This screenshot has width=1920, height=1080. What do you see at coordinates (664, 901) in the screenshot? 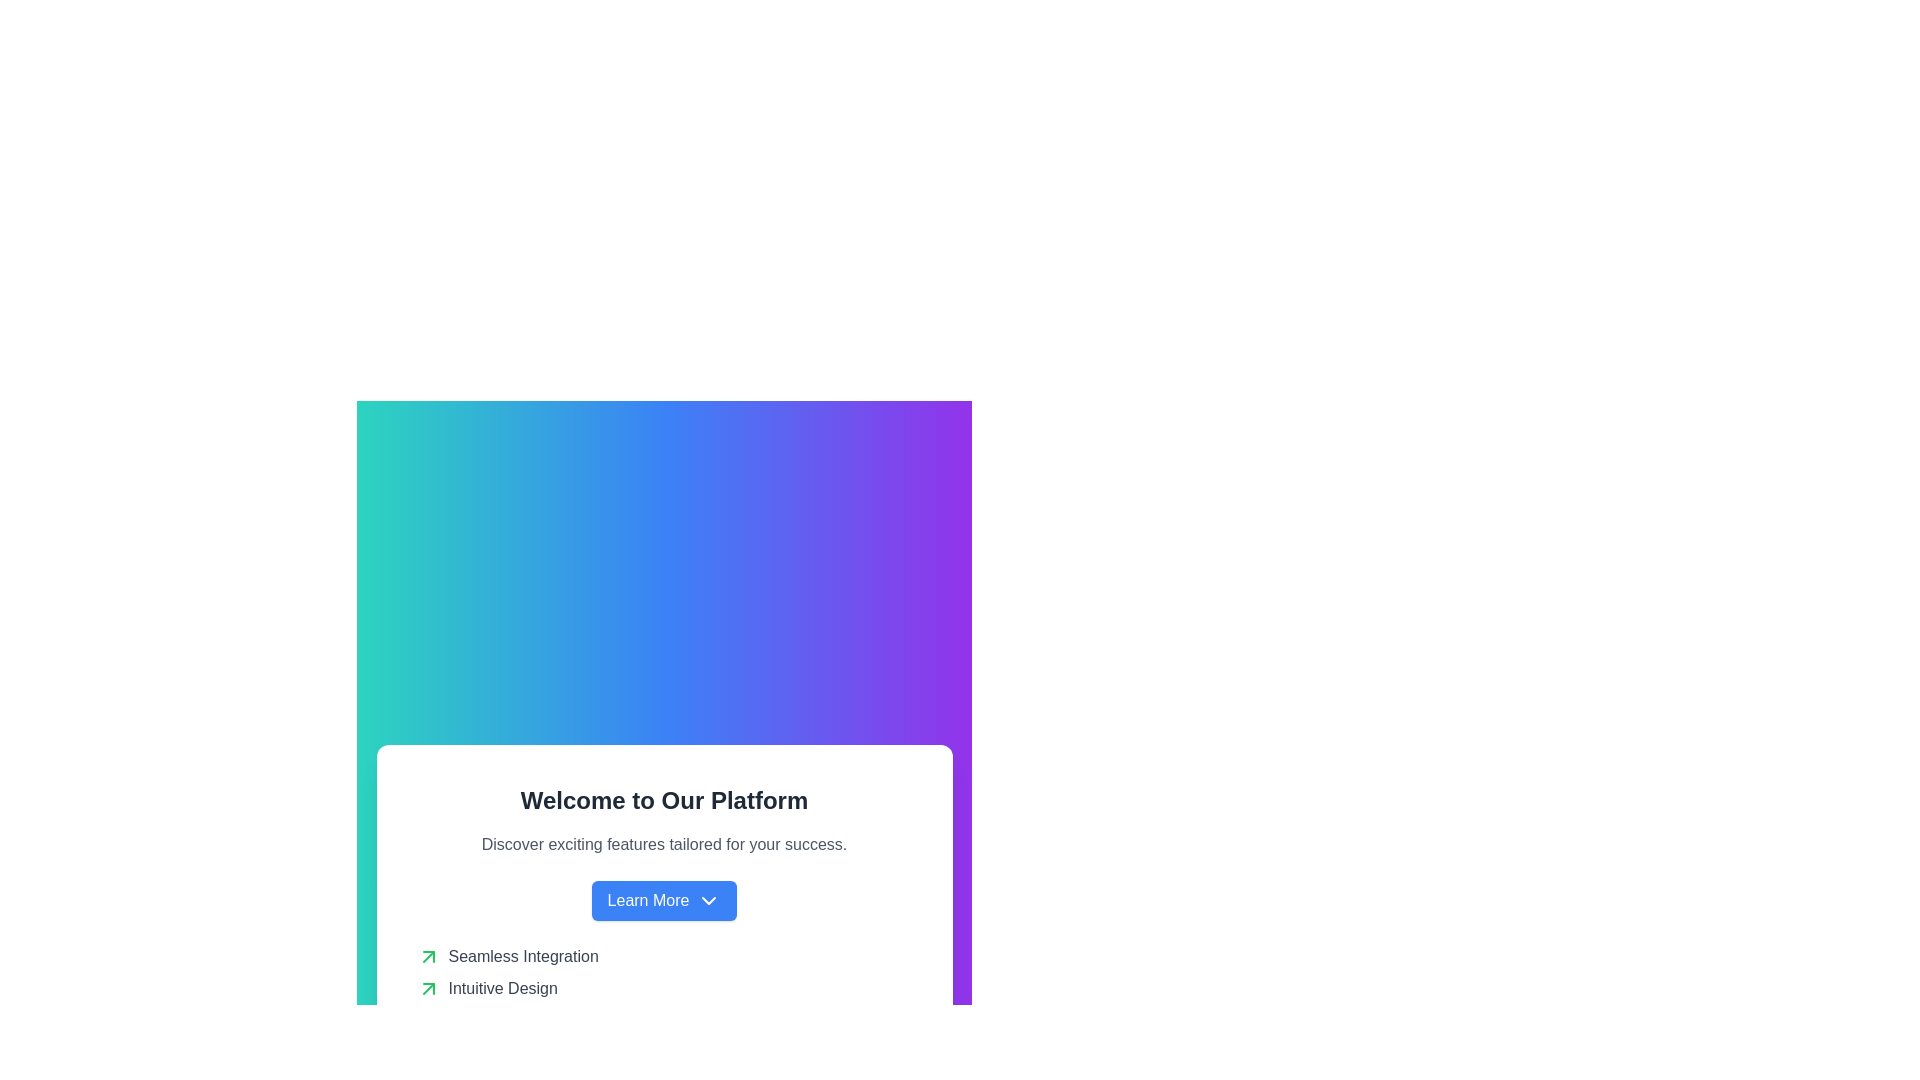
I see `the button located below the title 'Discover exciting features tailored for your success.'` at bounding box center [664, 901].